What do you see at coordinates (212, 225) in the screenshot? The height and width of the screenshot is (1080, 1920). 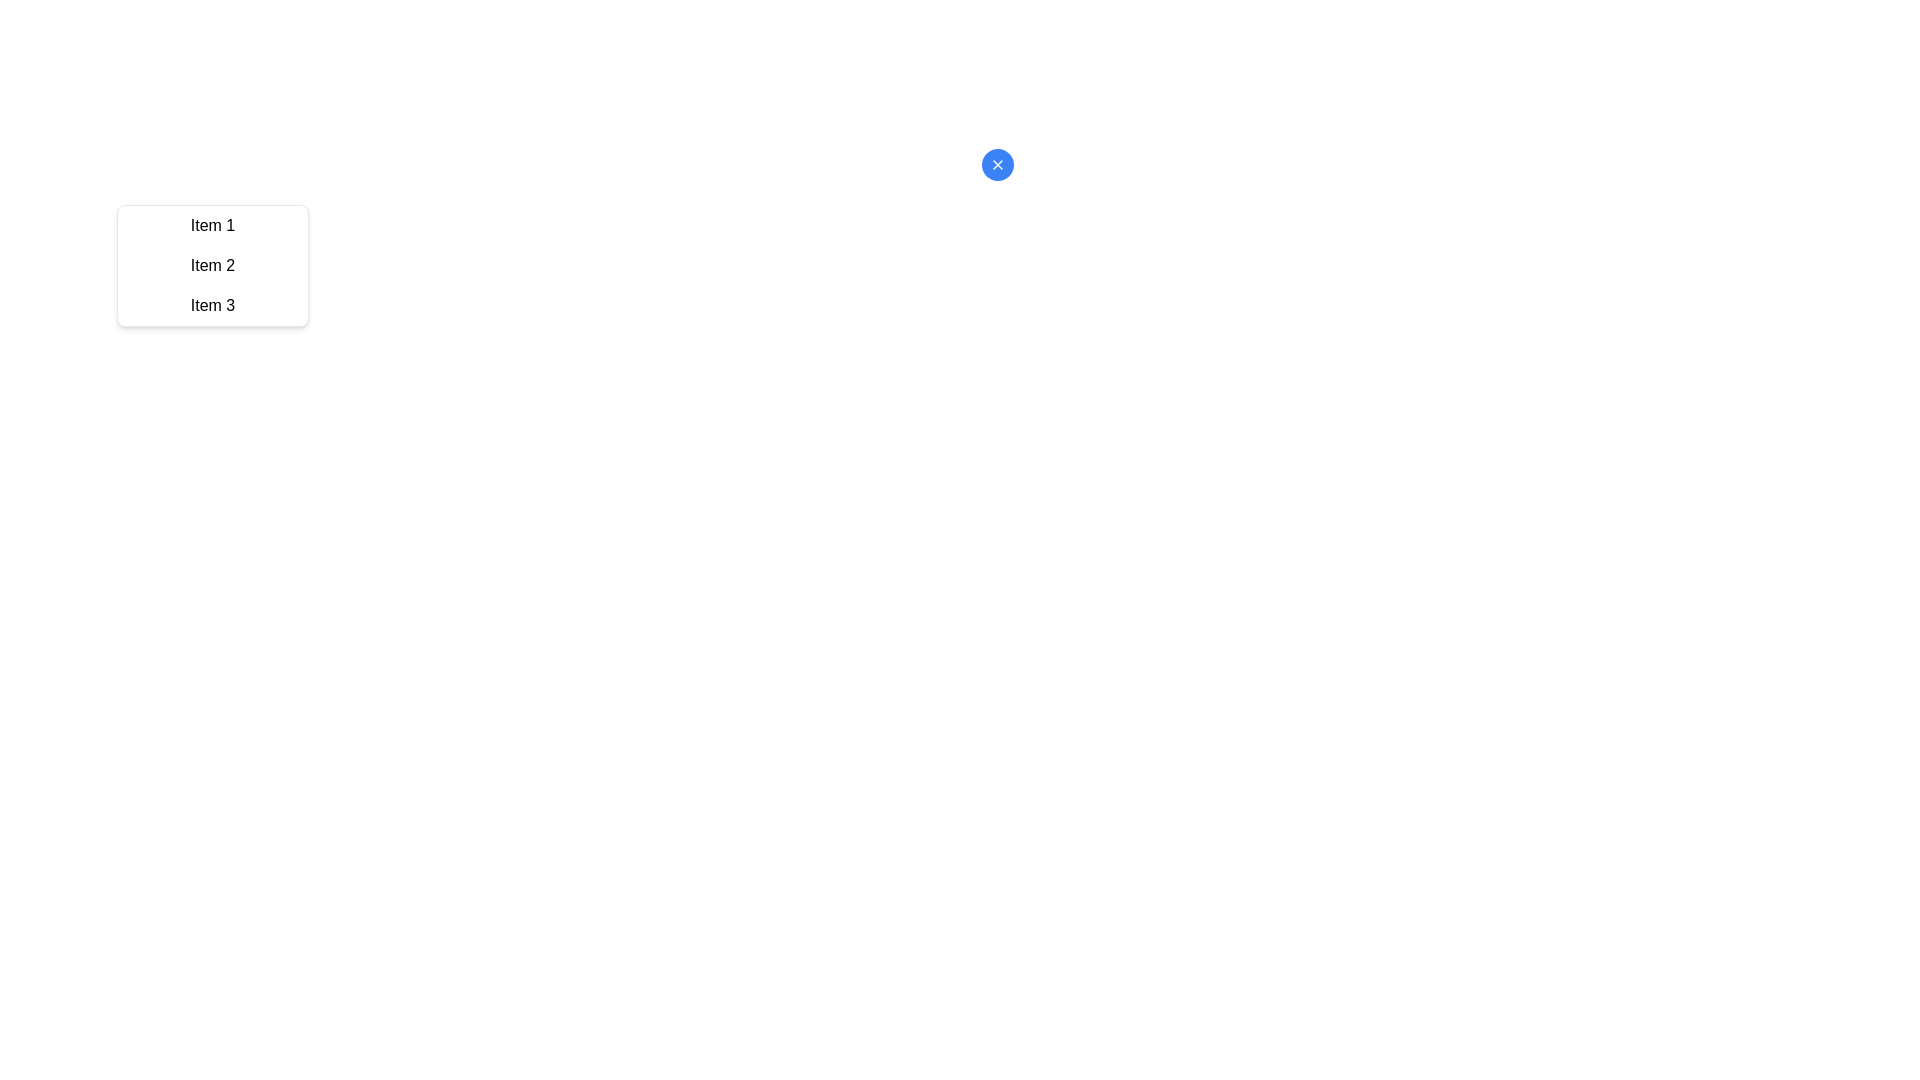 I see `the first list item in the menu, which is located at the top of the vertically stacked group` at bounding box center [212, 225].